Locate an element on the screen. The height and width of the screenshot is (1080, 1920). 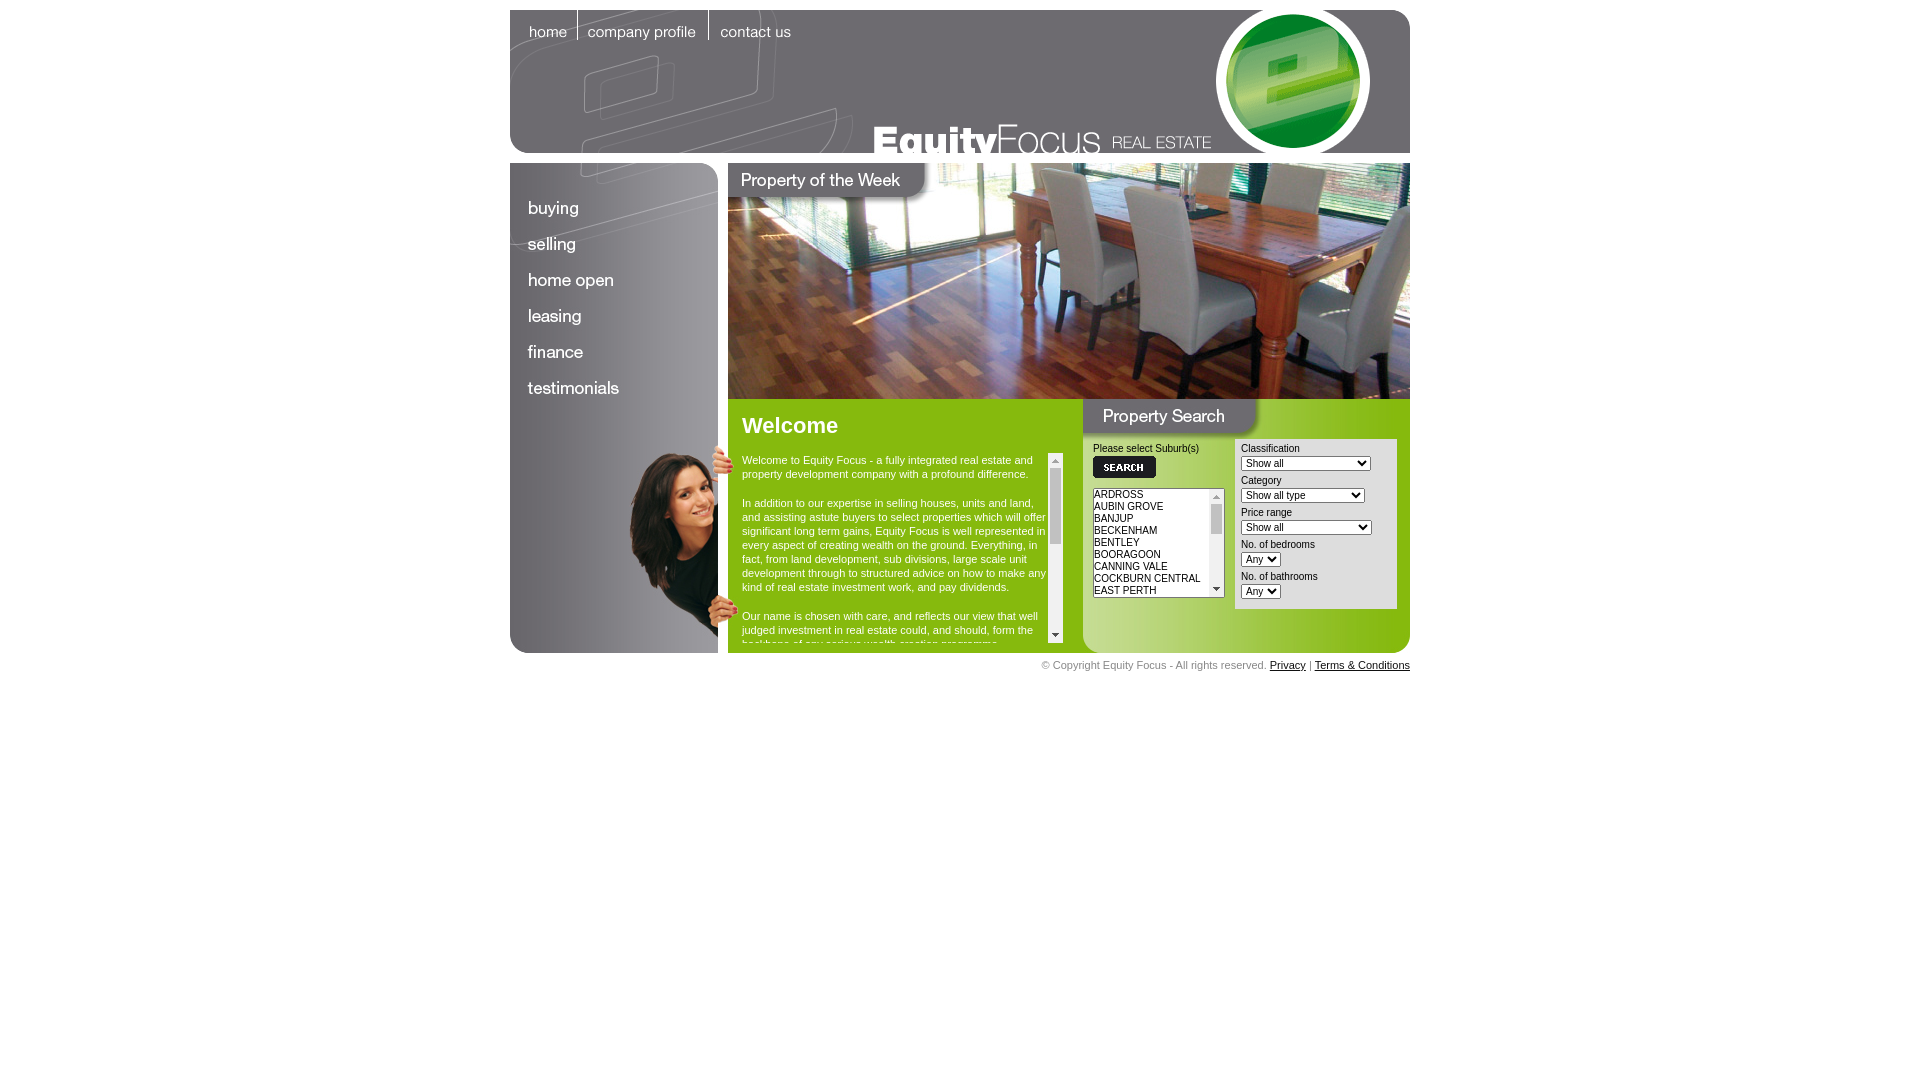
'Terms & Conditions' is located at coordinates (1361, 664).